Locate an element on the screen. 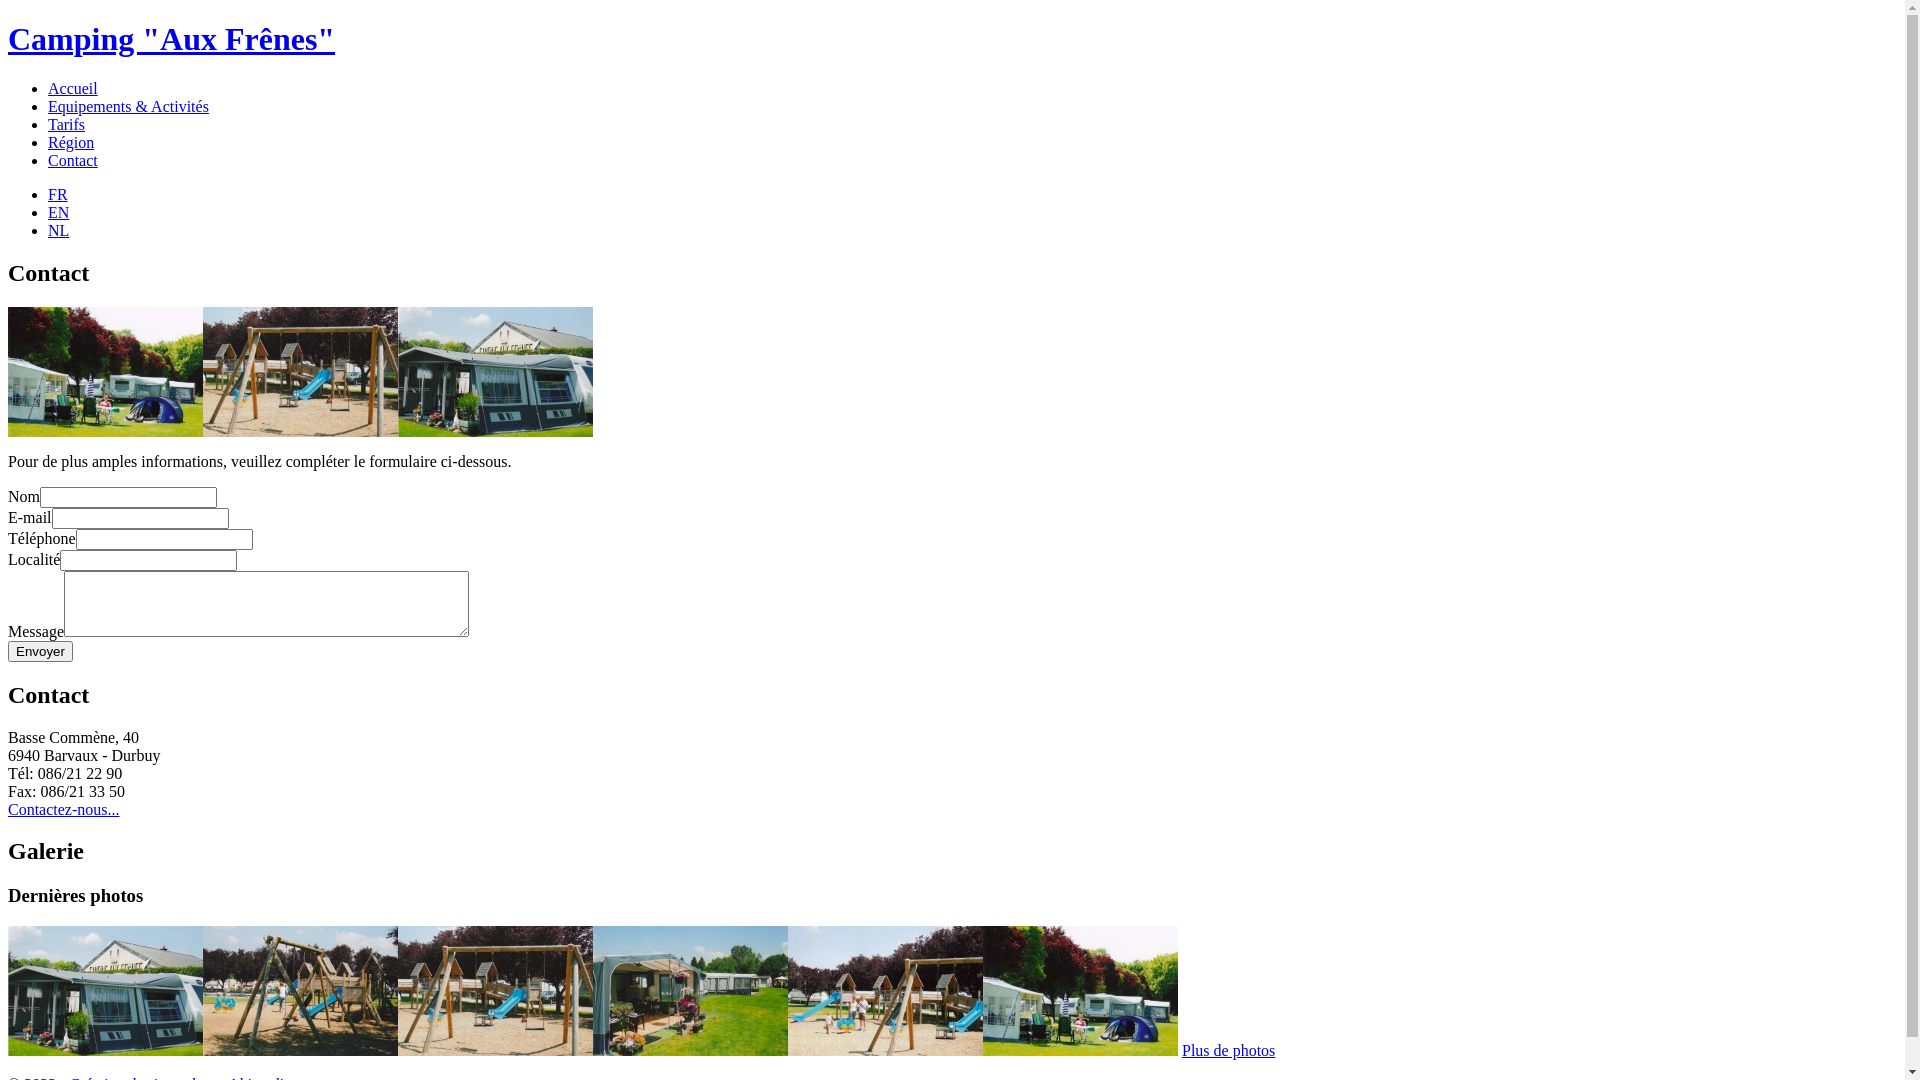 The height and width of the screenshot is (1080, 1920). 'Plaine de jeux' is located at coordinates (299, 1049).